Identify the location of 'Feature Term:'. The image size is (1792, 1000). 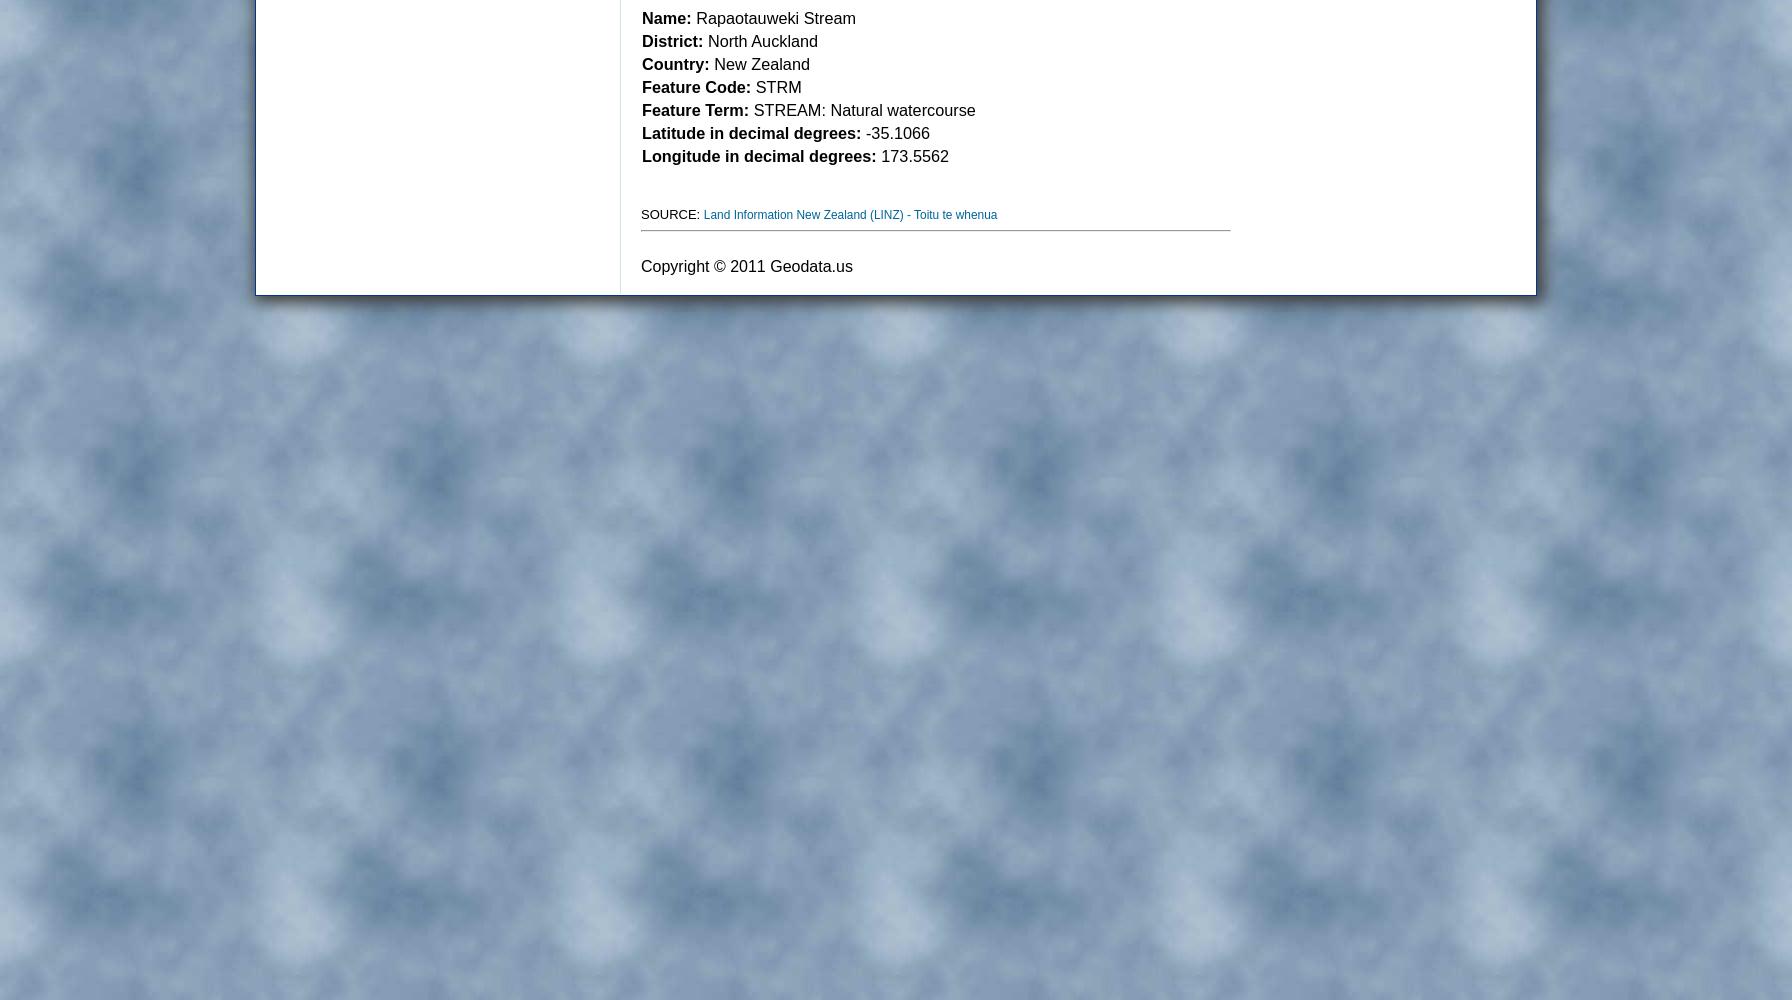
(695, 109).